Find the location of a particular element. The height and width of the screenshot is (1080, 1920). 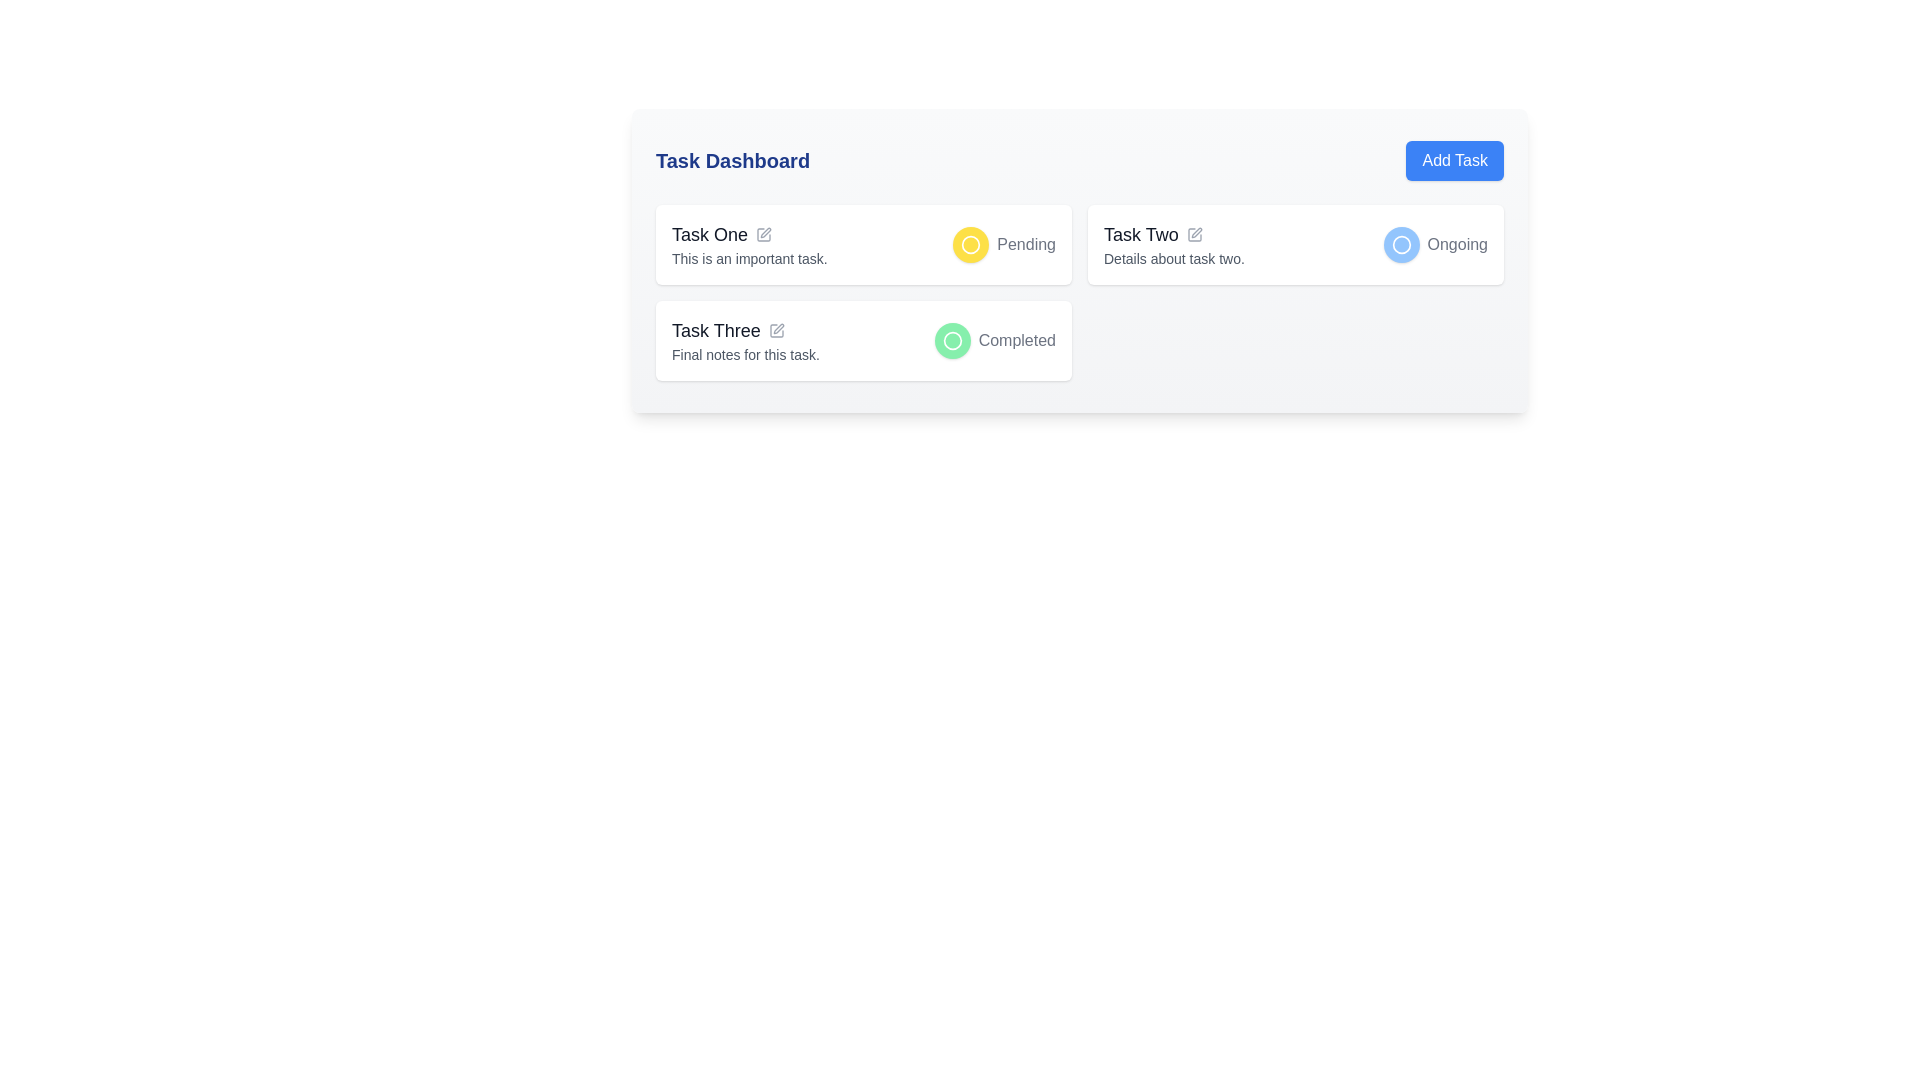

the Status Indicator that visually indicates a 'completed' status, located to the left of the 'Completed' label in the 'Task Three' card is located at coordinates (951, 339).